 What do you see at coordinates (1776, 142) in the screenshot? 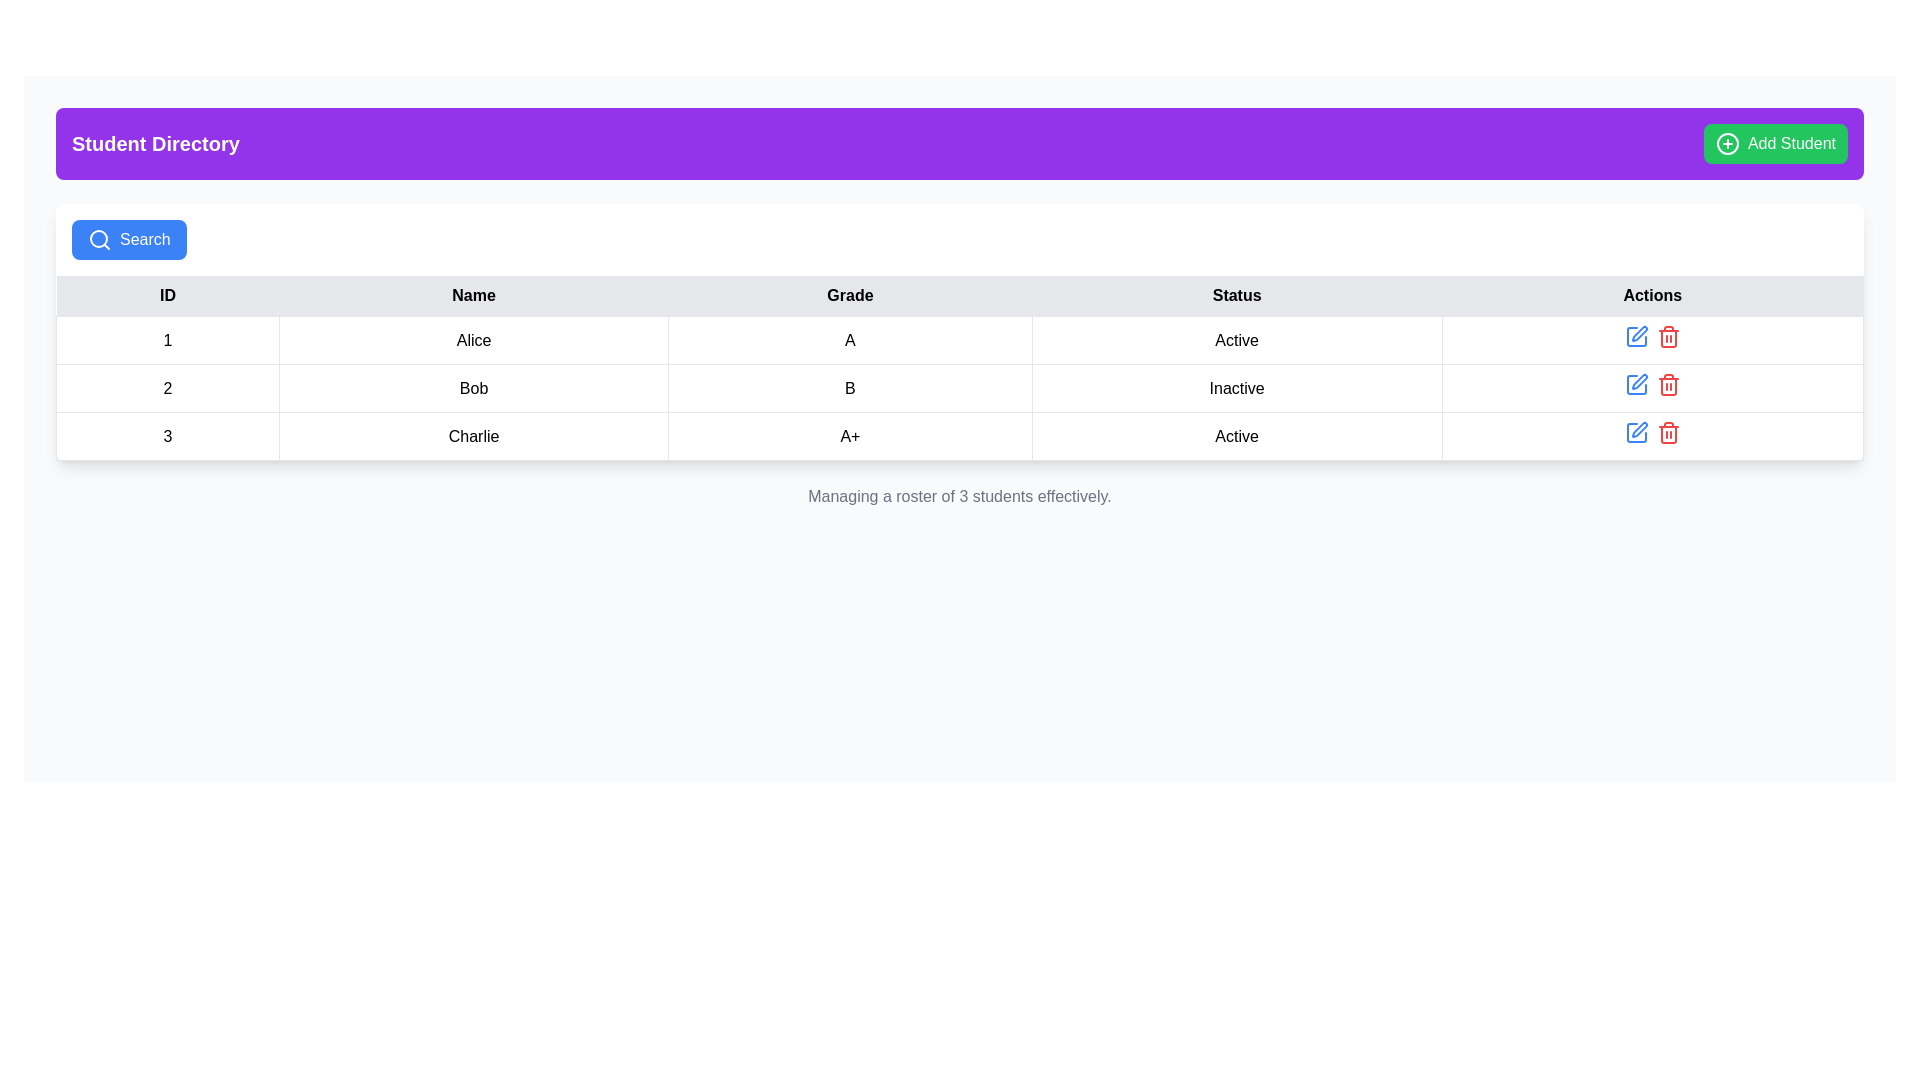
I see `the button used to add a new student to the directory, located in the top purple header bar, aligned to the right side after the 'Student Directory' text` at bounding box center [1776, 142].